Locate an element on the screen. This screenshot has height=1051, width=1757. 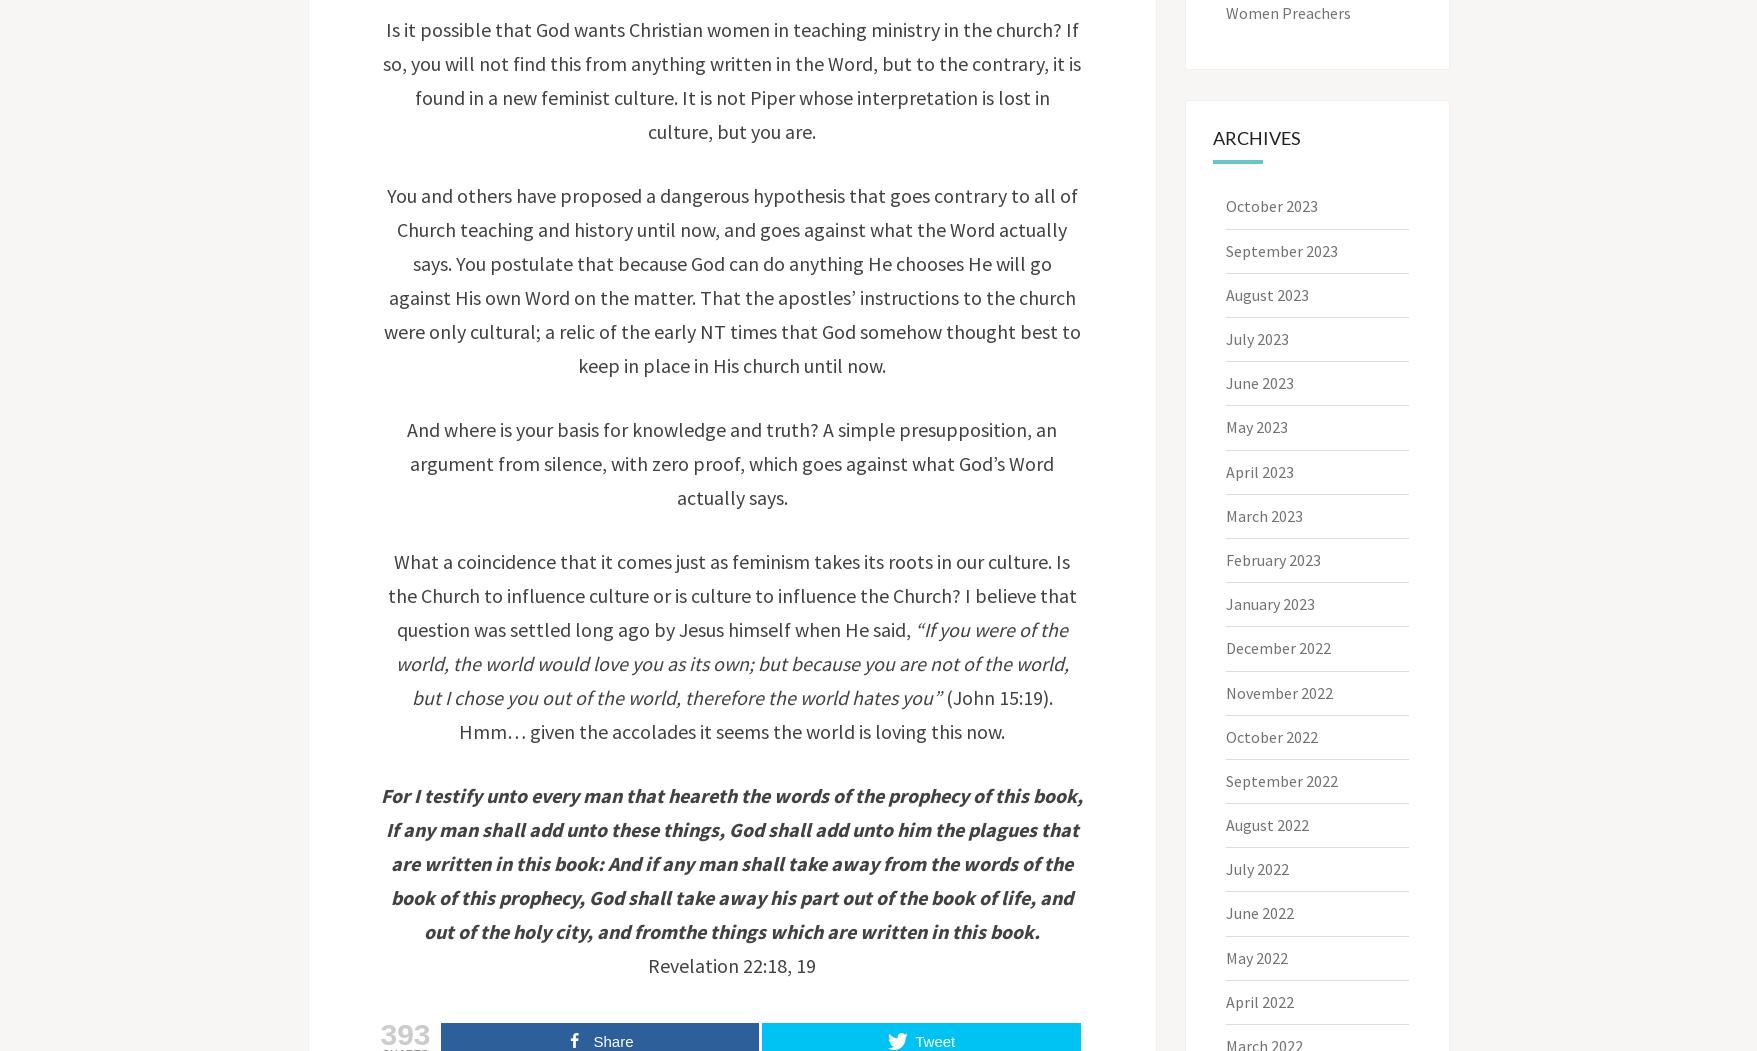
'Tweet' is located at coordinates (934, 1040).